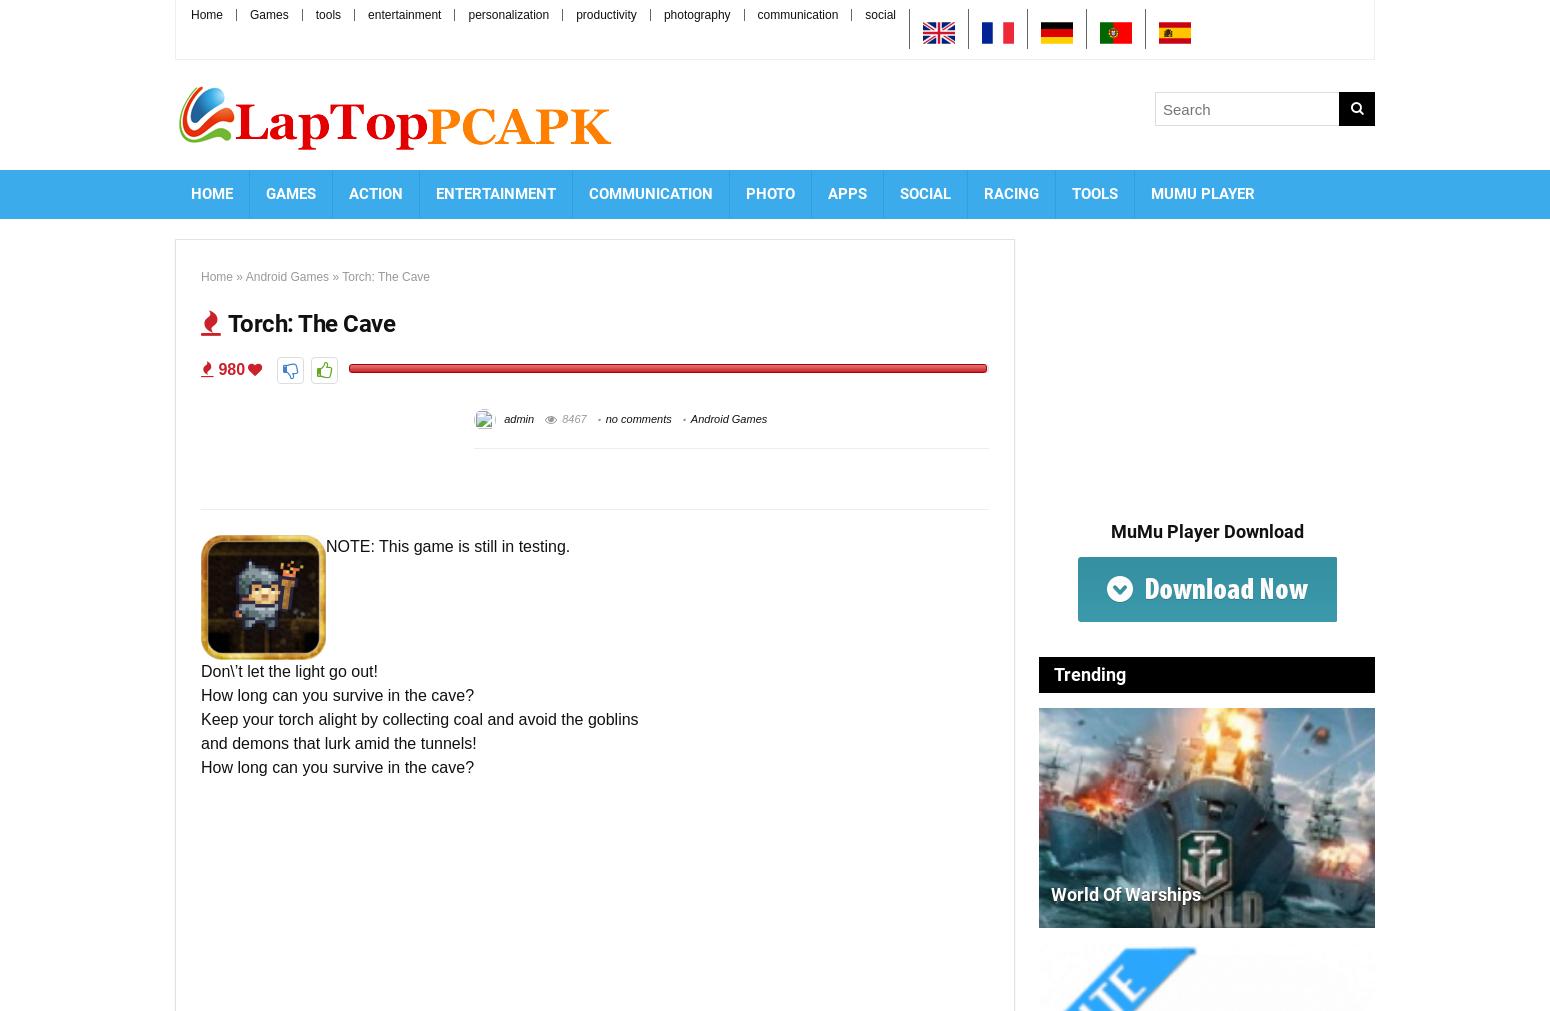 The width and height of the screenshot is (1550, 1011). What do you see at coordinates (366, 13) in the screenshot?
I see `'entertainment'` at bounding box center [366, 13].